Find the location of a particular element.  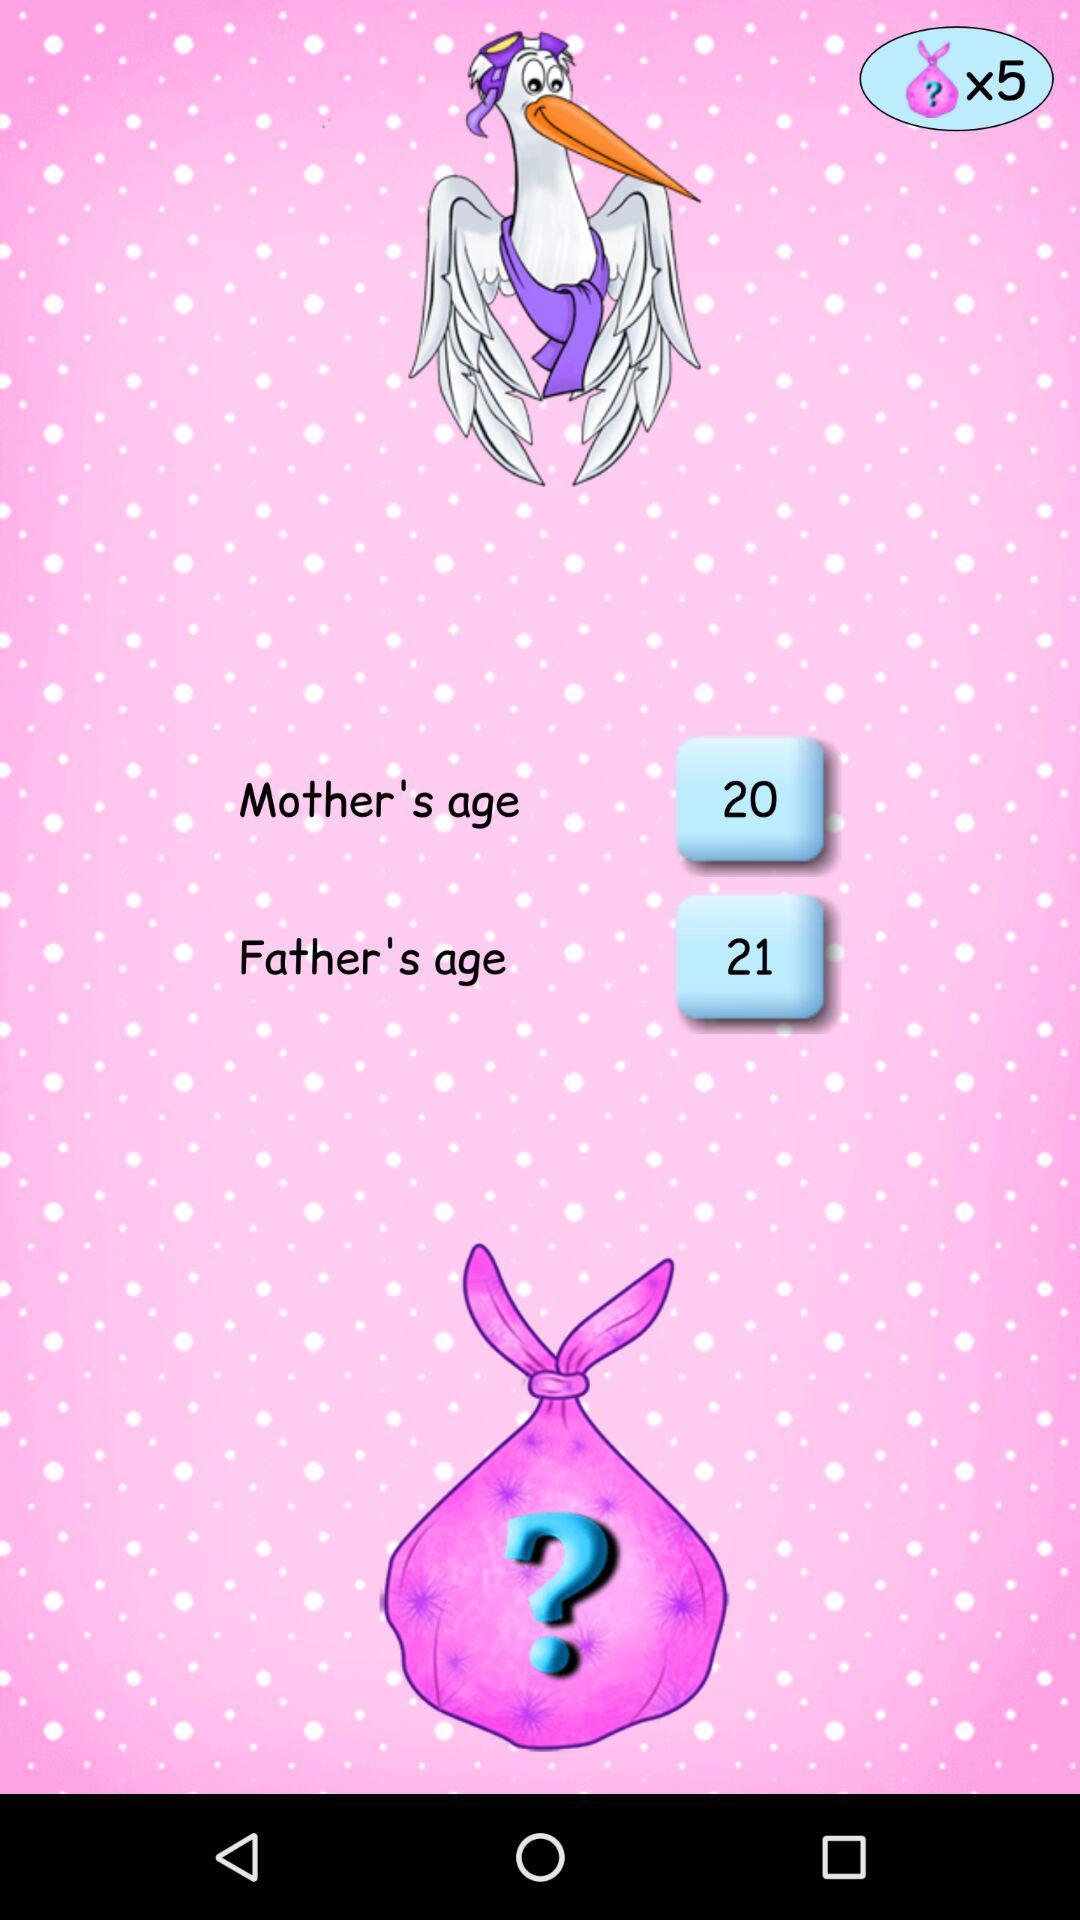

the 20 is located at coordinates (749, 796).